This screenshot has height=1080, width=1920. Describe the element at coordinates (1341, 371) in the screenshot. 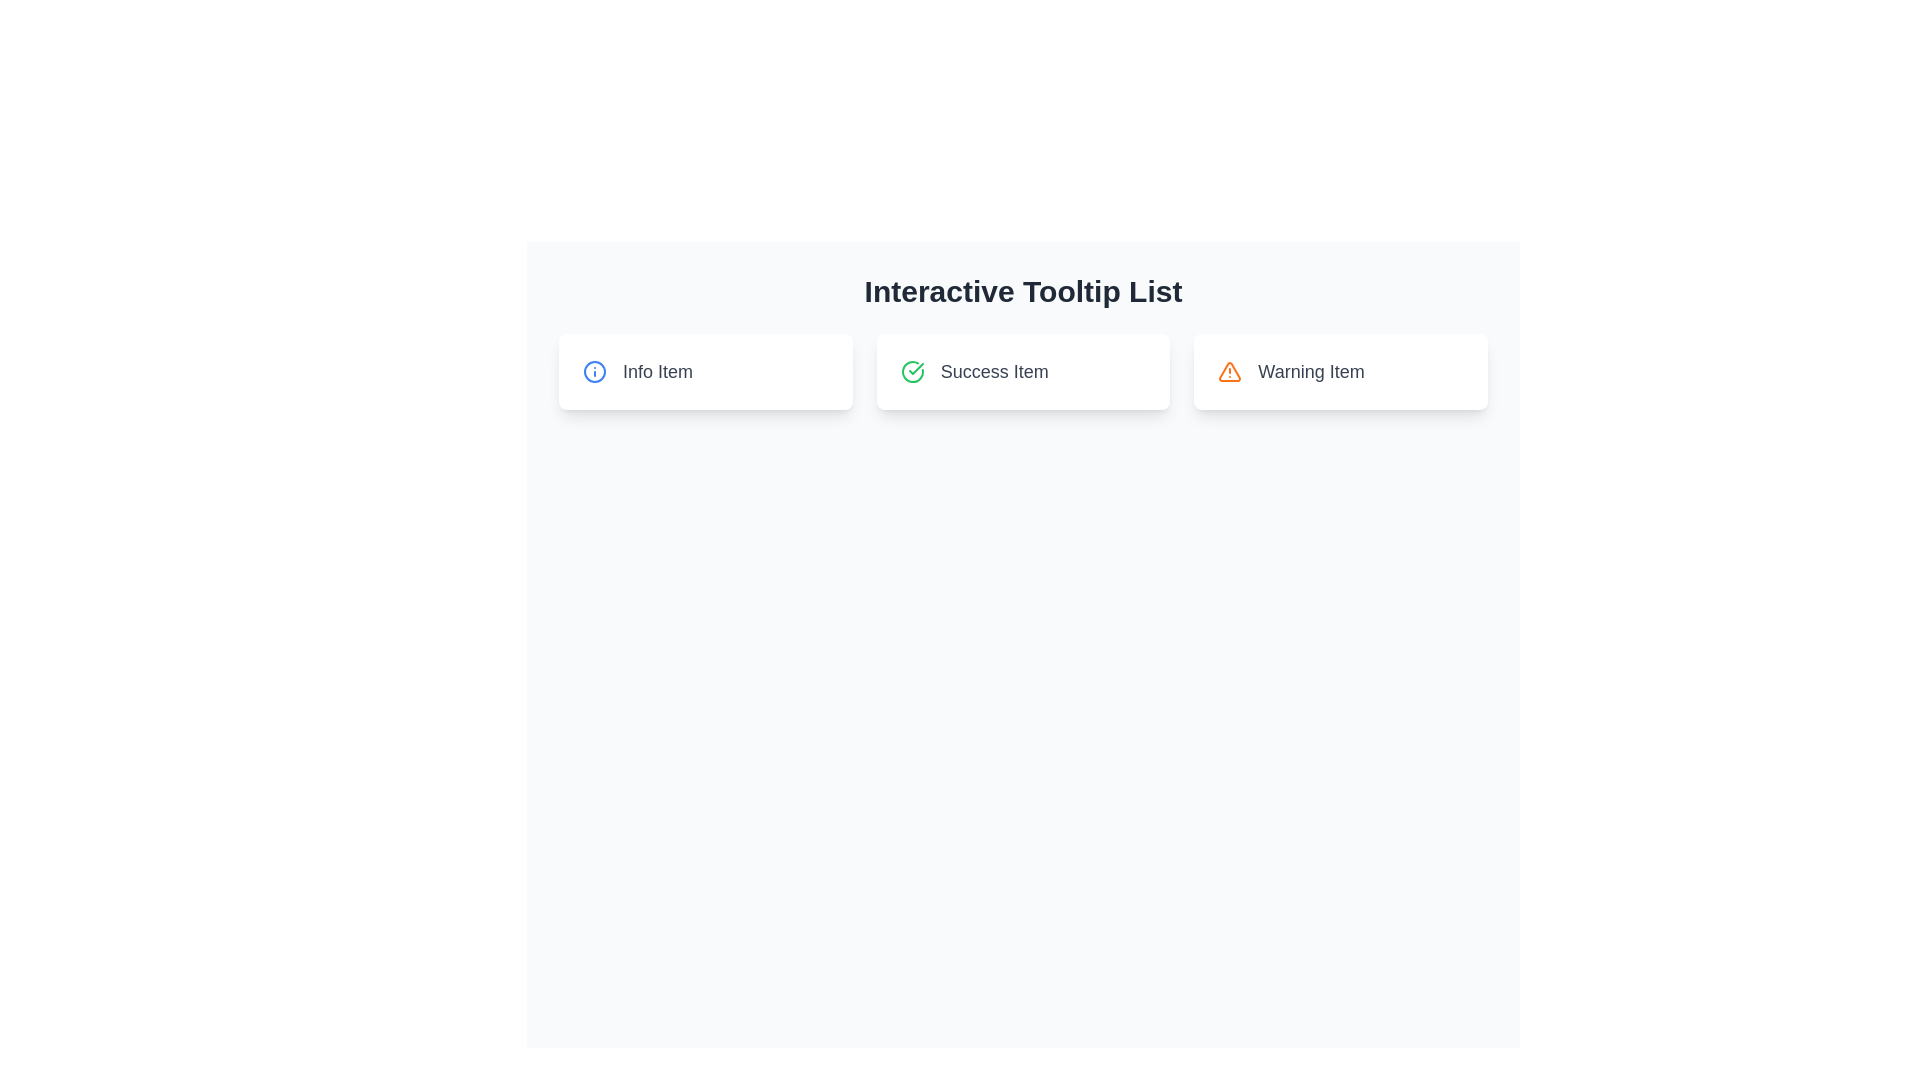

I see `the rightmost UI Label with Icon that indicates a warning or potential issue, positioned after 'Info Item' and 'Success Item'` at that location.